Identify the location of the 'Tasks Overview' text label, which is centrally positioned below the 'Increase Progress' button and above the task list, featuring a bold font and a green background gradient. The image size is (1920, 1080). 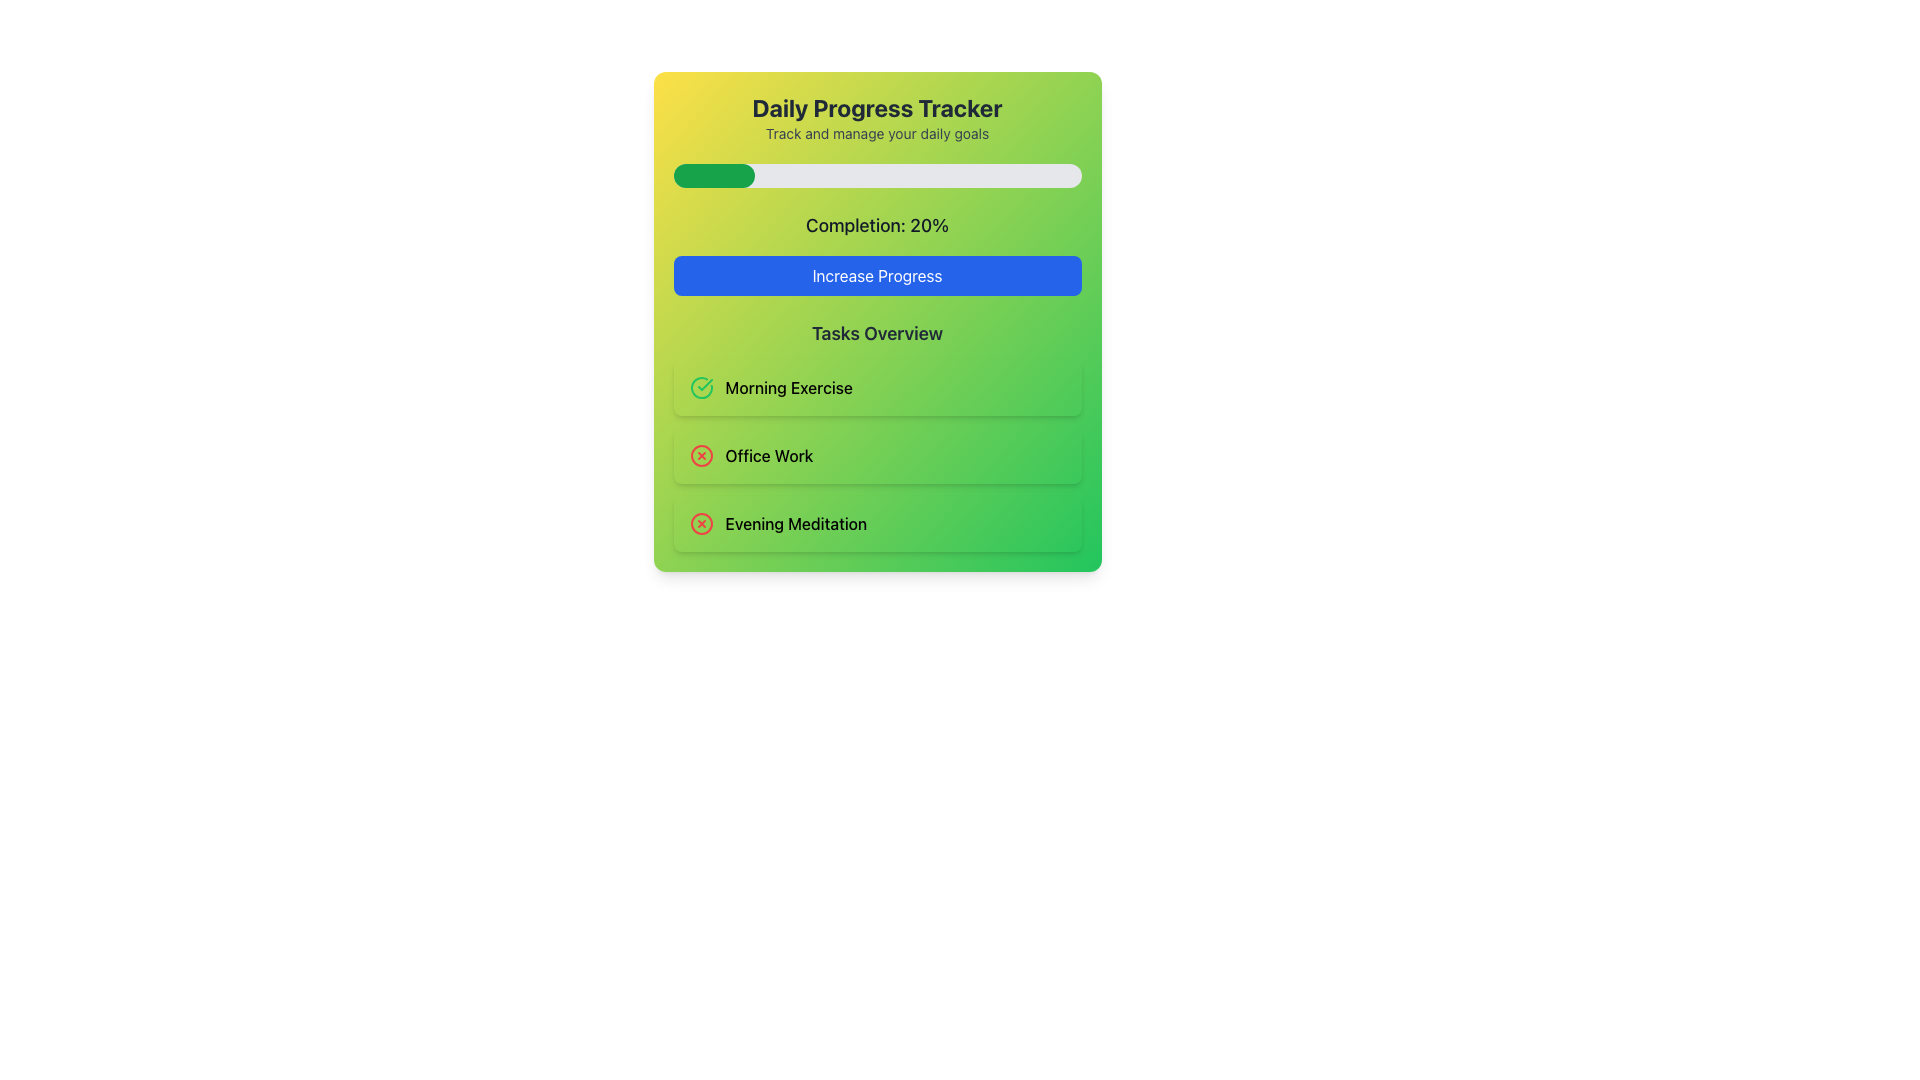
(877, 333).